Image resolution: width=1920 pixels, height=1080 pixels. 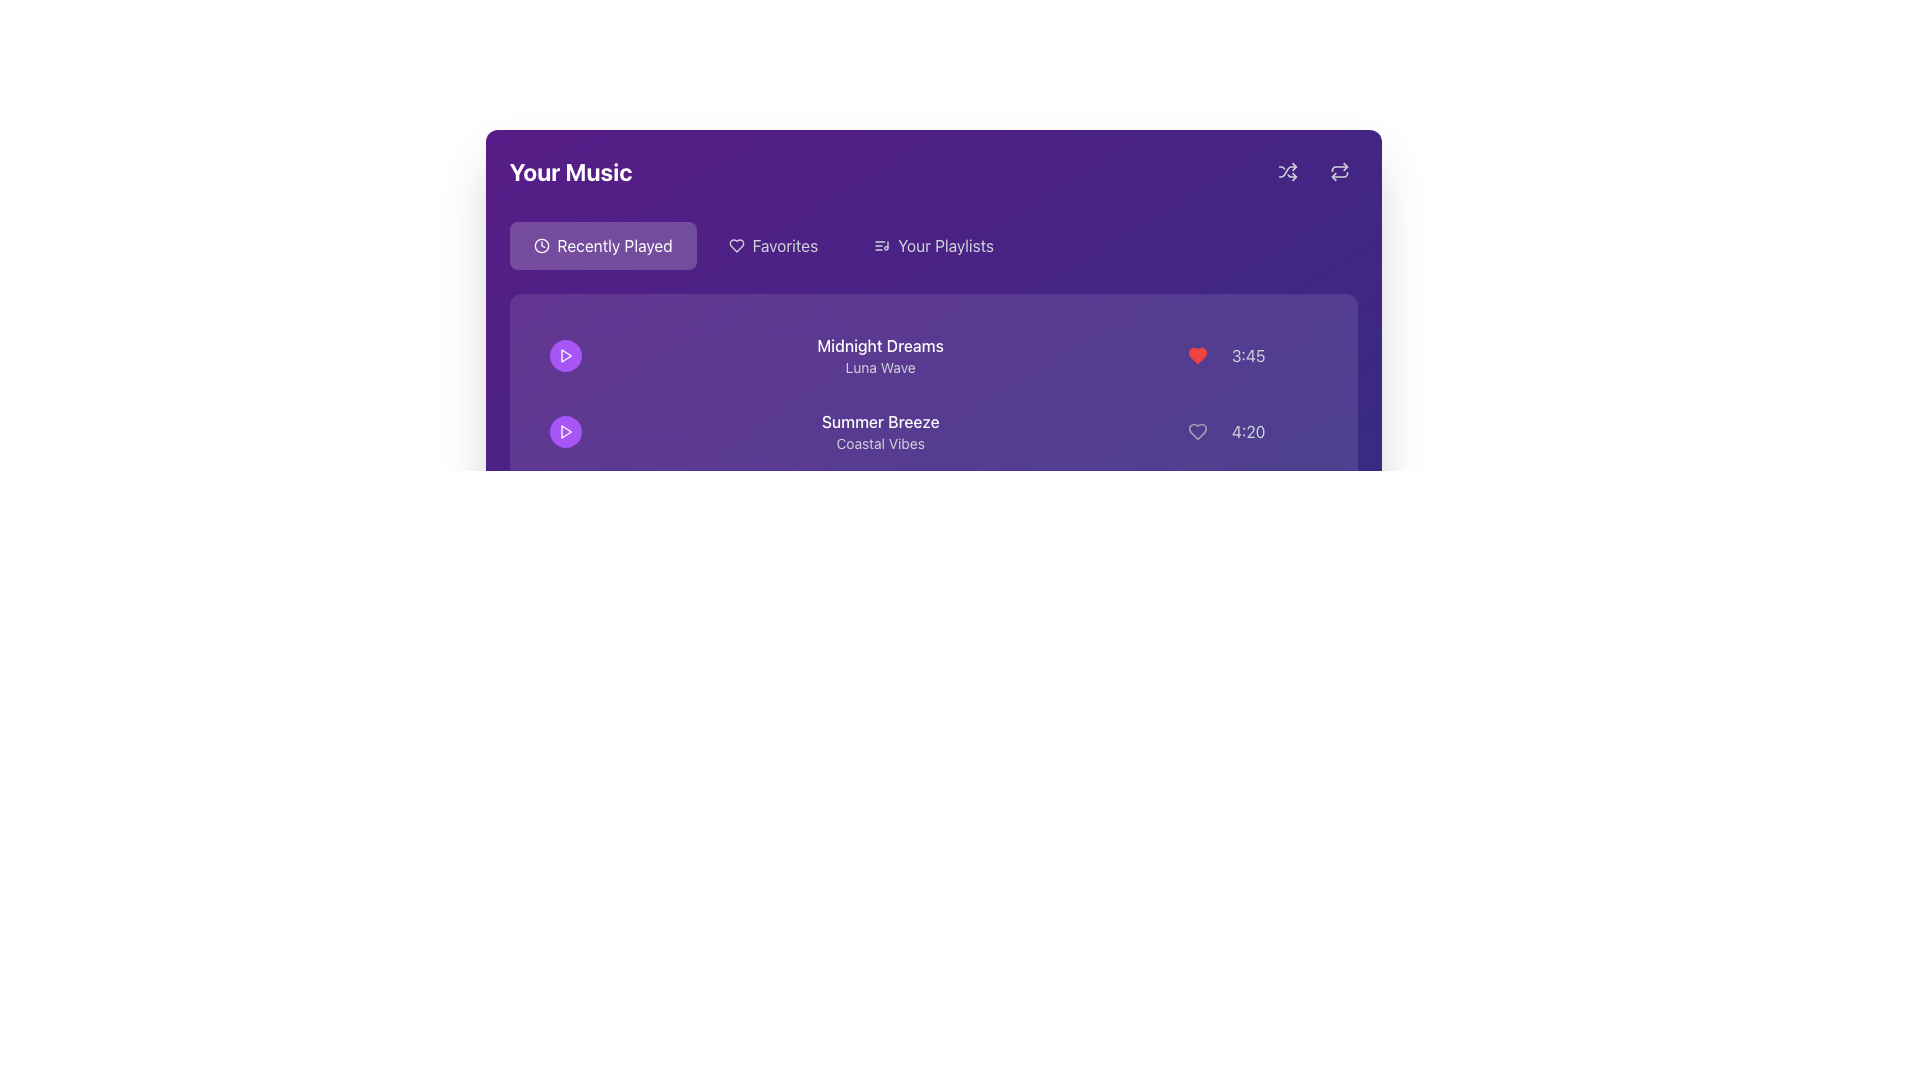 What do you see at coordinates (932, 431) in the screenshot?
I see `the music item titled 'Summer Breeze' in the playlist` at bounding box center [932, 431].